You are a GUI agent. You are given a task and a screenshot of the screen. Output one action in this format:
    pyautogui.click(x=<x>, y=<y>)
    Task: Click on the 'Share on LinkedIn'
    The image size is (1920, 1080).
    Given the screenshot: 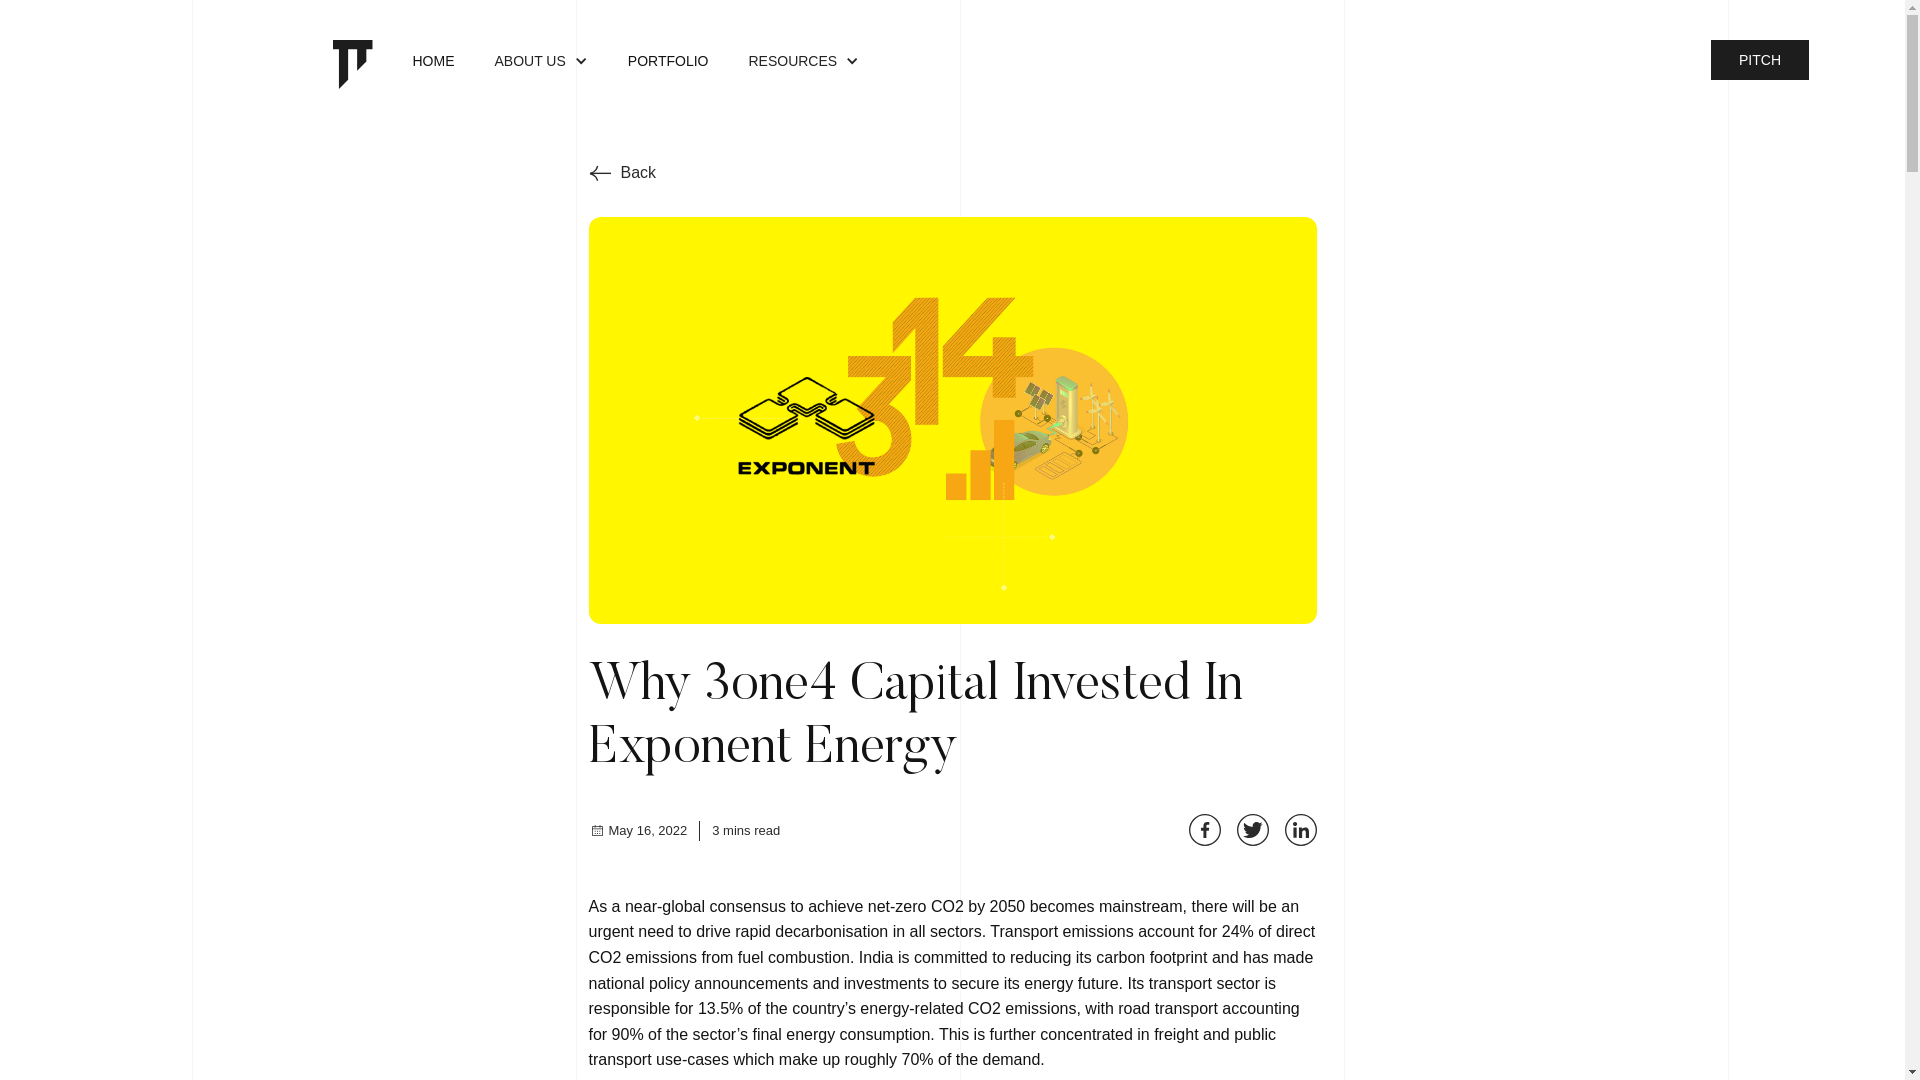 What is the action you would take?
    pyautogui.click(x=1283, y=829)
    